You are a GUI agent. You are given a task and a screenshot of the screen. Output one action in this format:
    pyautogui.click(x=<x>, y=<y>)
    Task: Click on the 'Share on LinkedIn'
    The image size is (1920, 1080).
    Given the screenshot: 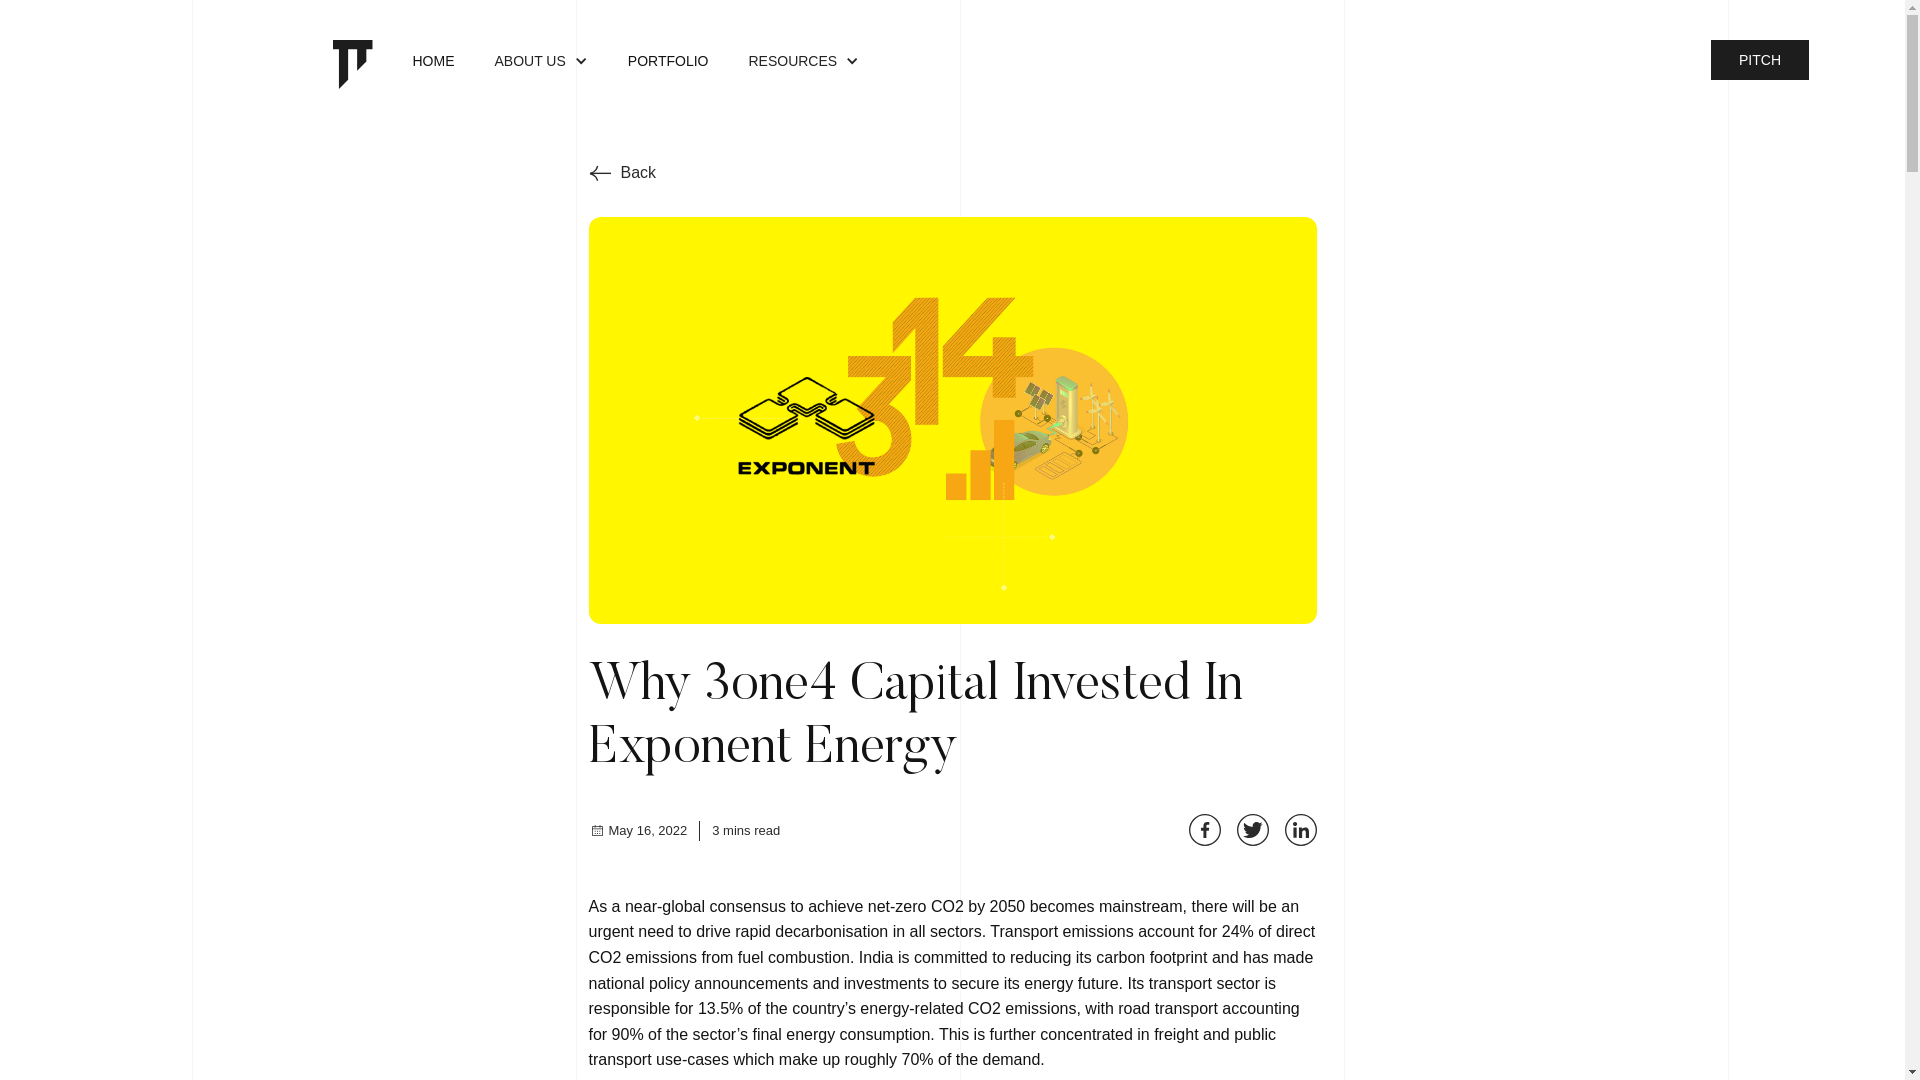 What is the action you would take?
    pyautogui.click(x=1283, y=829)
    